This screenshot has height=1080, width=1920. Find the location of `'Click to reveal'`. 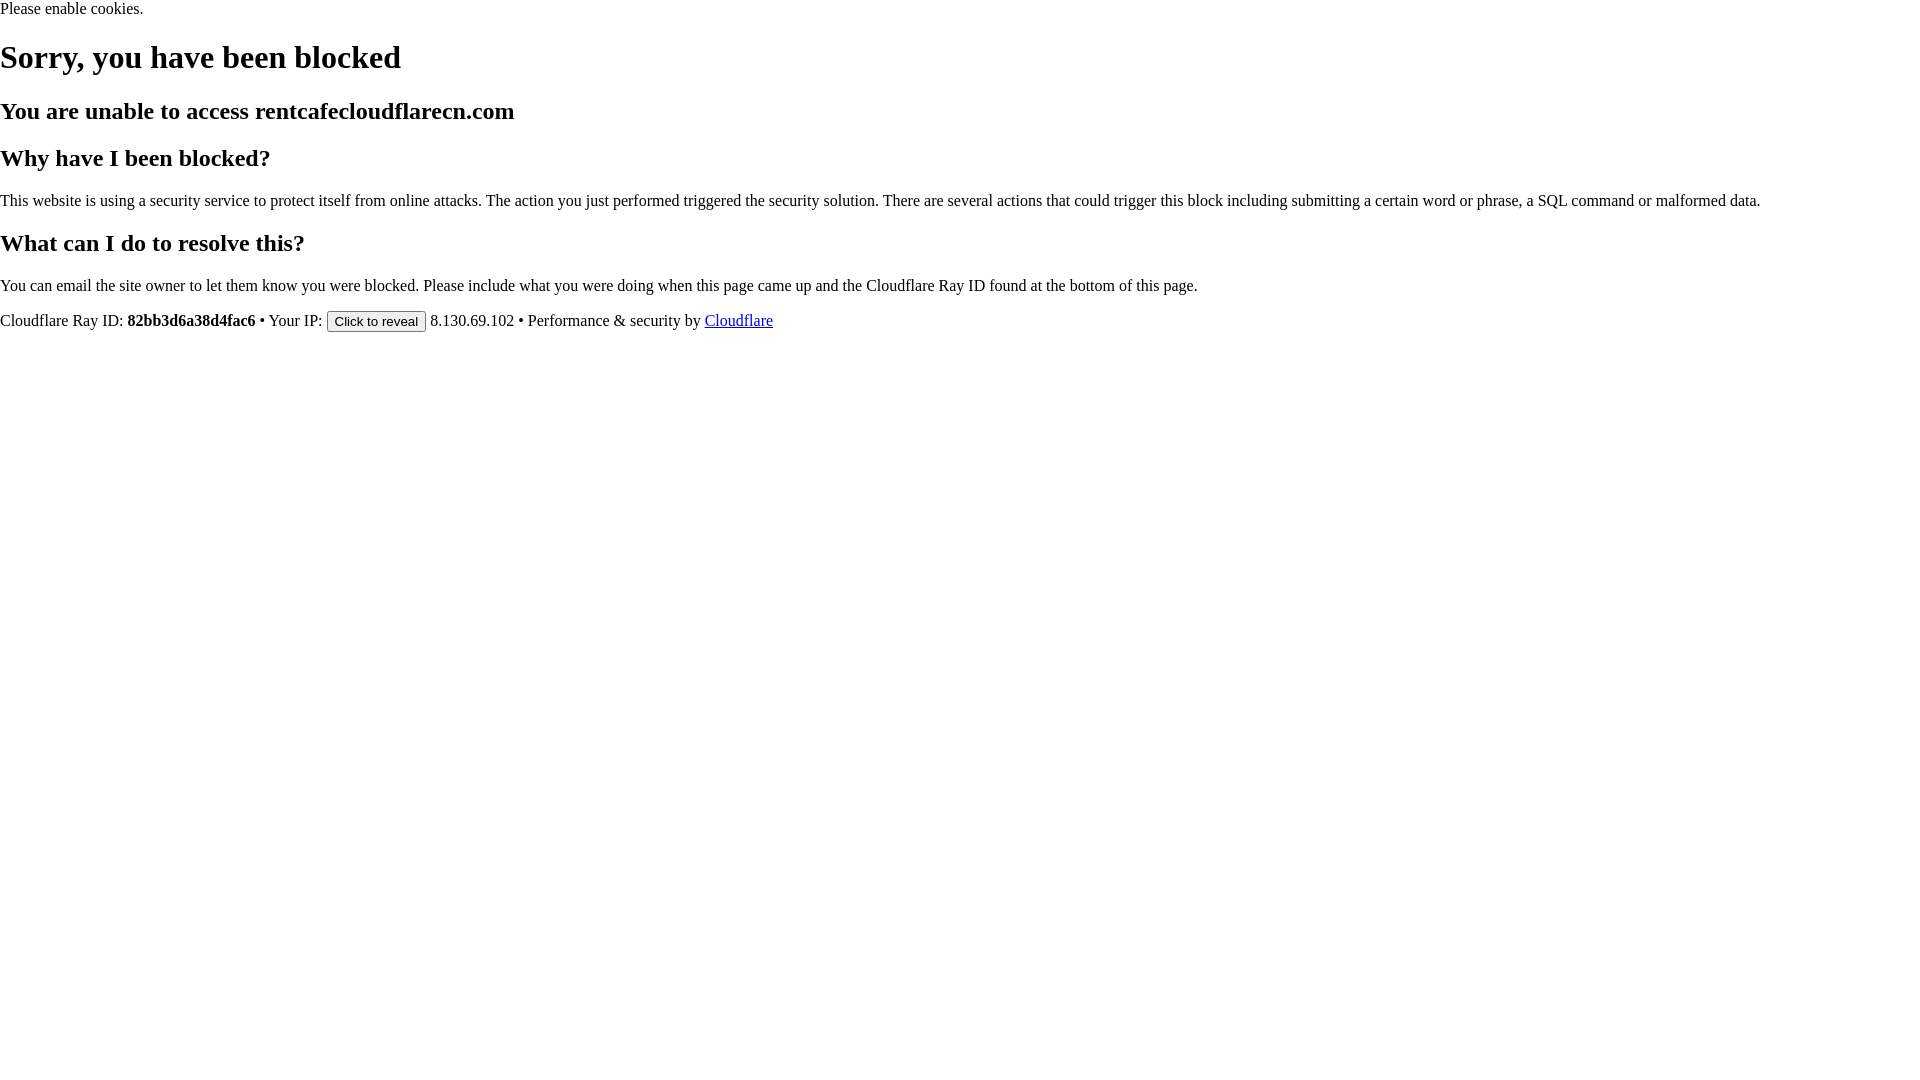

'Click to reveal' is located at coordinates (326, 319).